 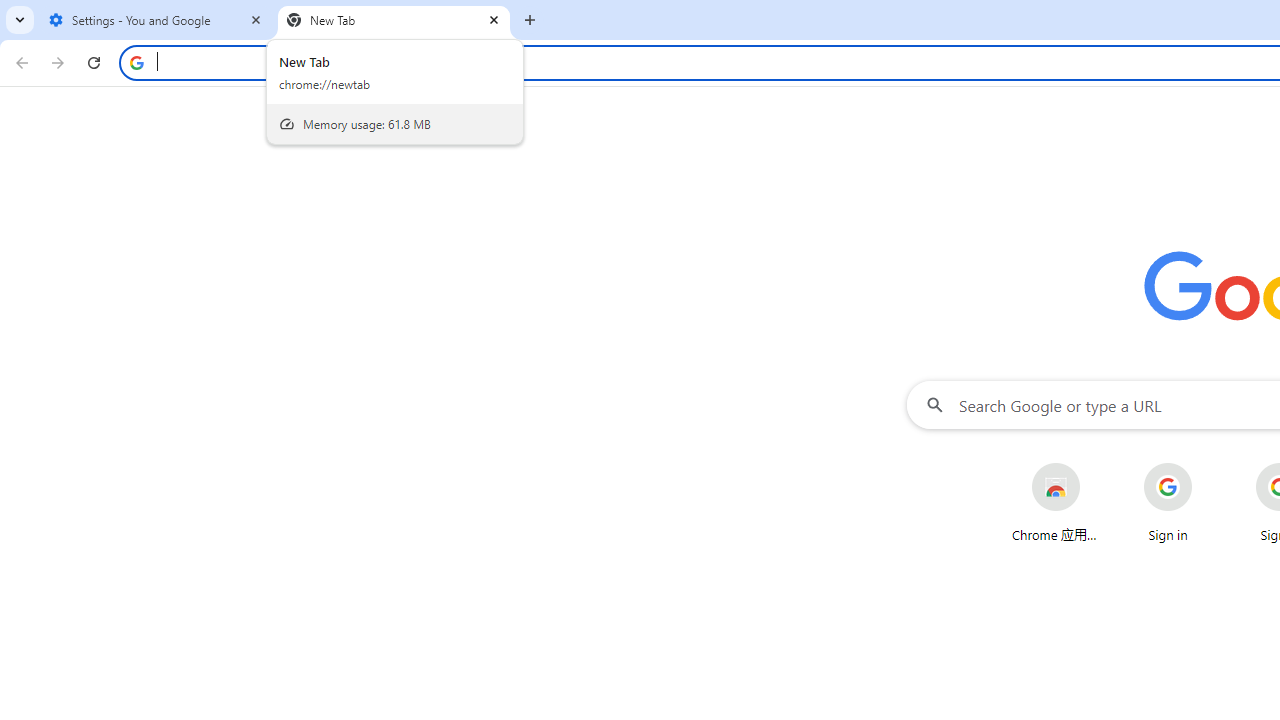 I want to click on 'More actions for Sign in shortcut', so click(x=1207, y=464).